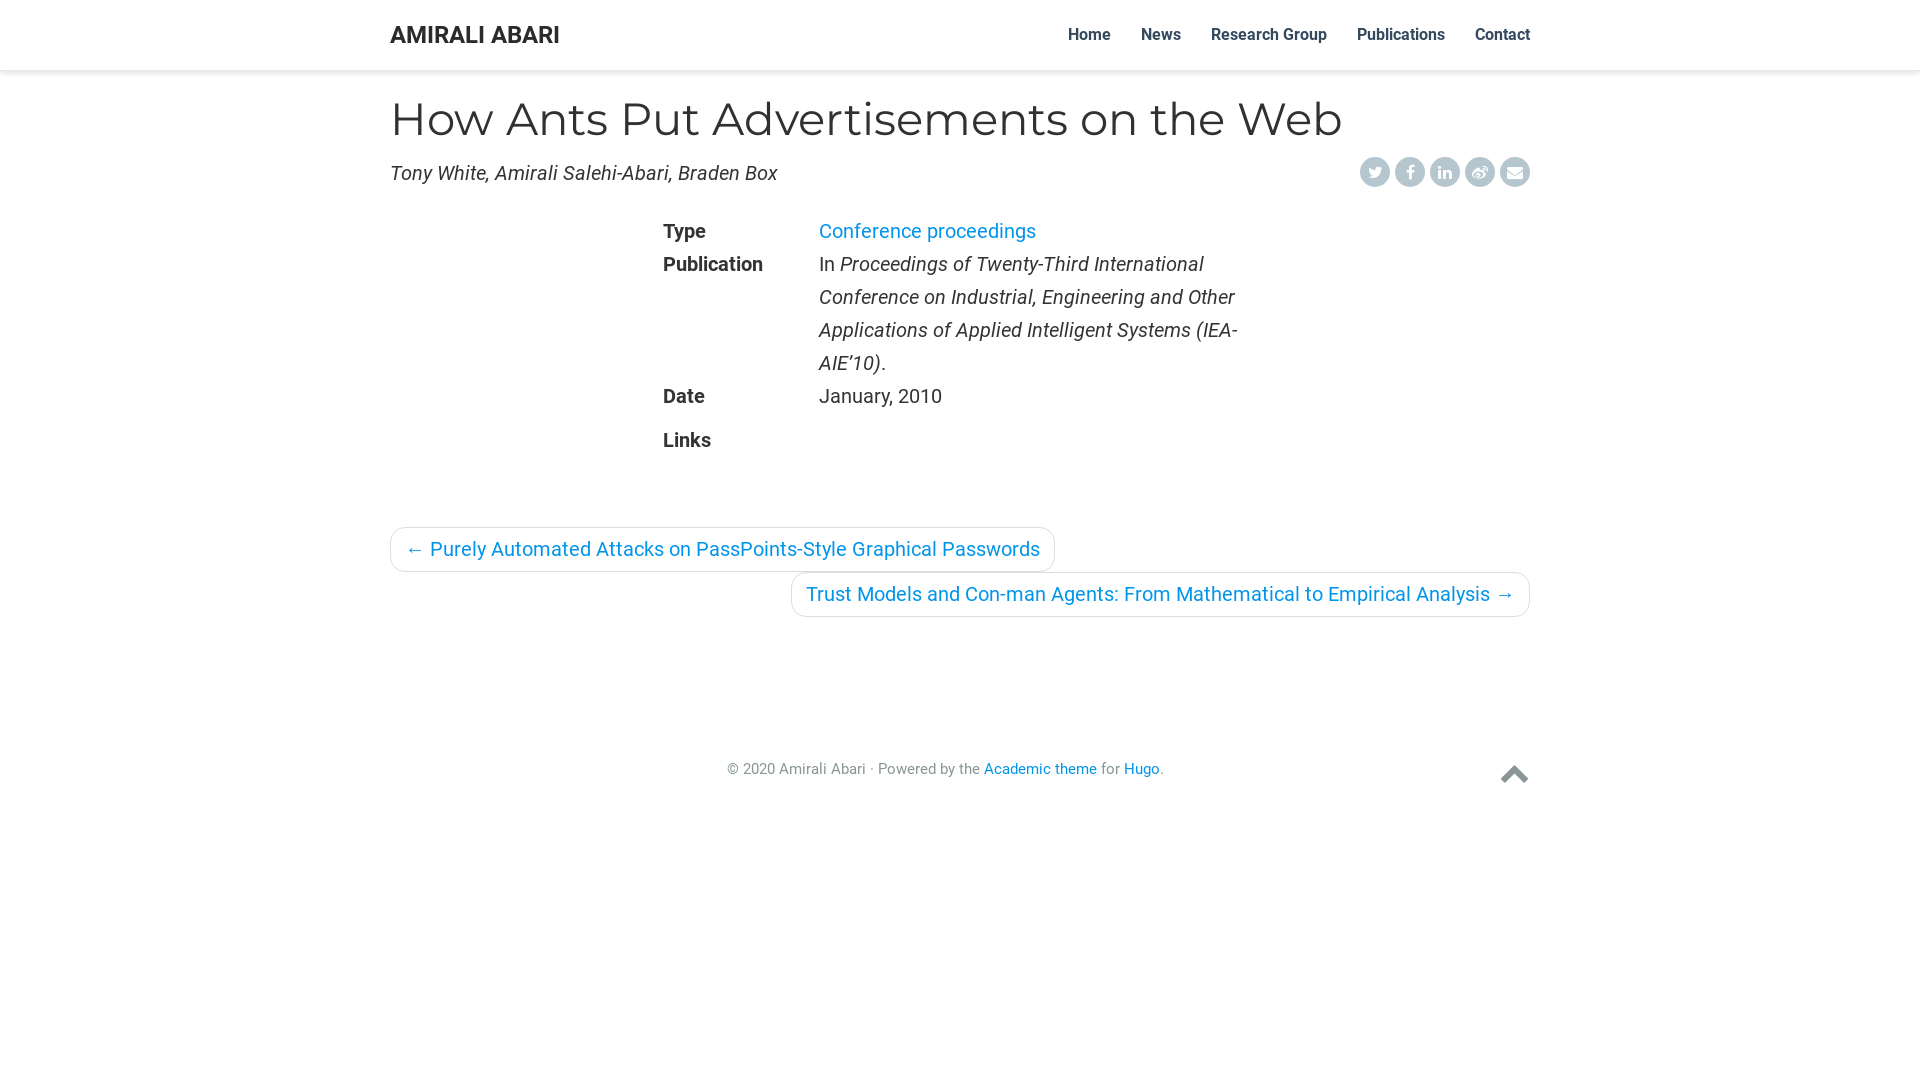 This screenshot has height=1080, width=1920. I want to click on 'Conference proceedings', so click(926, 230).